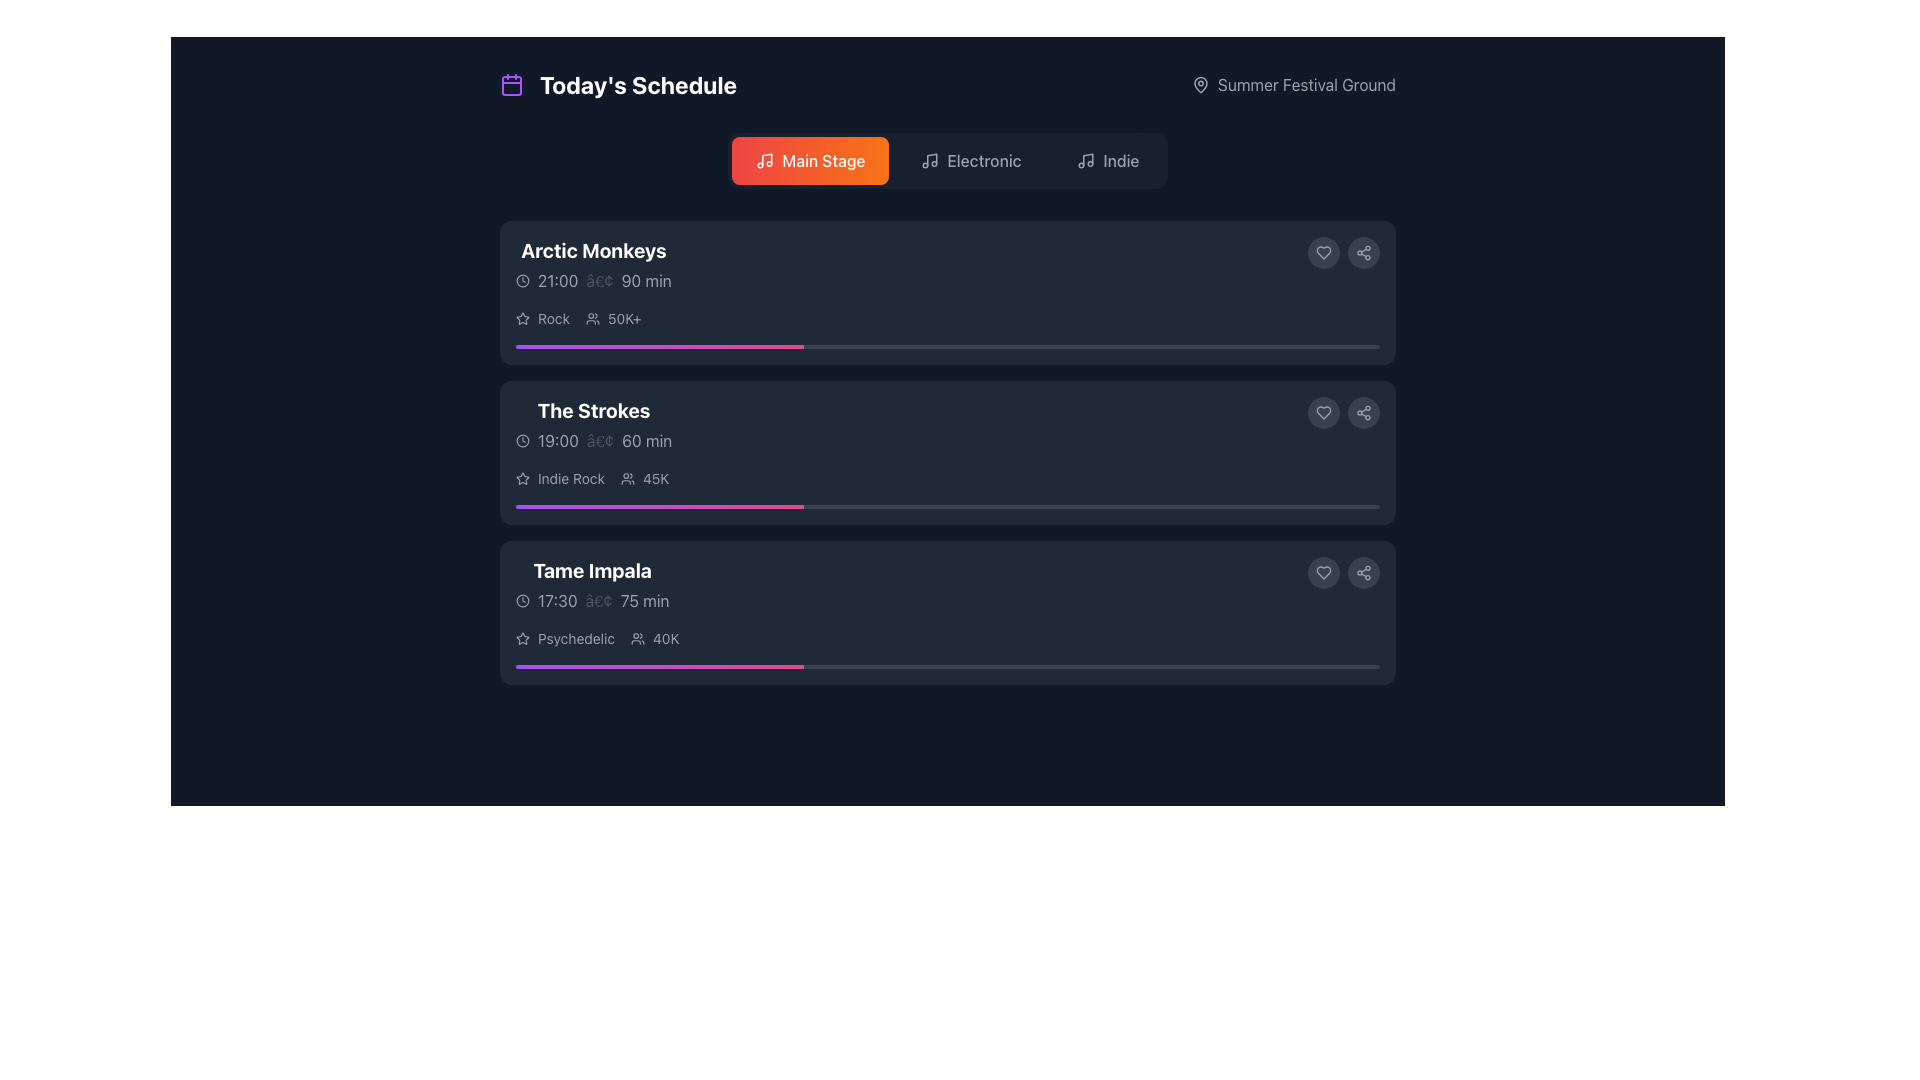 This screenshot has height=1080, width=1920. What do you see at coordinates (1085, 160) in the screenshot?
I see `the Indie genre icon located in the menu bar, which is the first icon to the left of the 'Indie' text label` at bounding box center [1085, 160].